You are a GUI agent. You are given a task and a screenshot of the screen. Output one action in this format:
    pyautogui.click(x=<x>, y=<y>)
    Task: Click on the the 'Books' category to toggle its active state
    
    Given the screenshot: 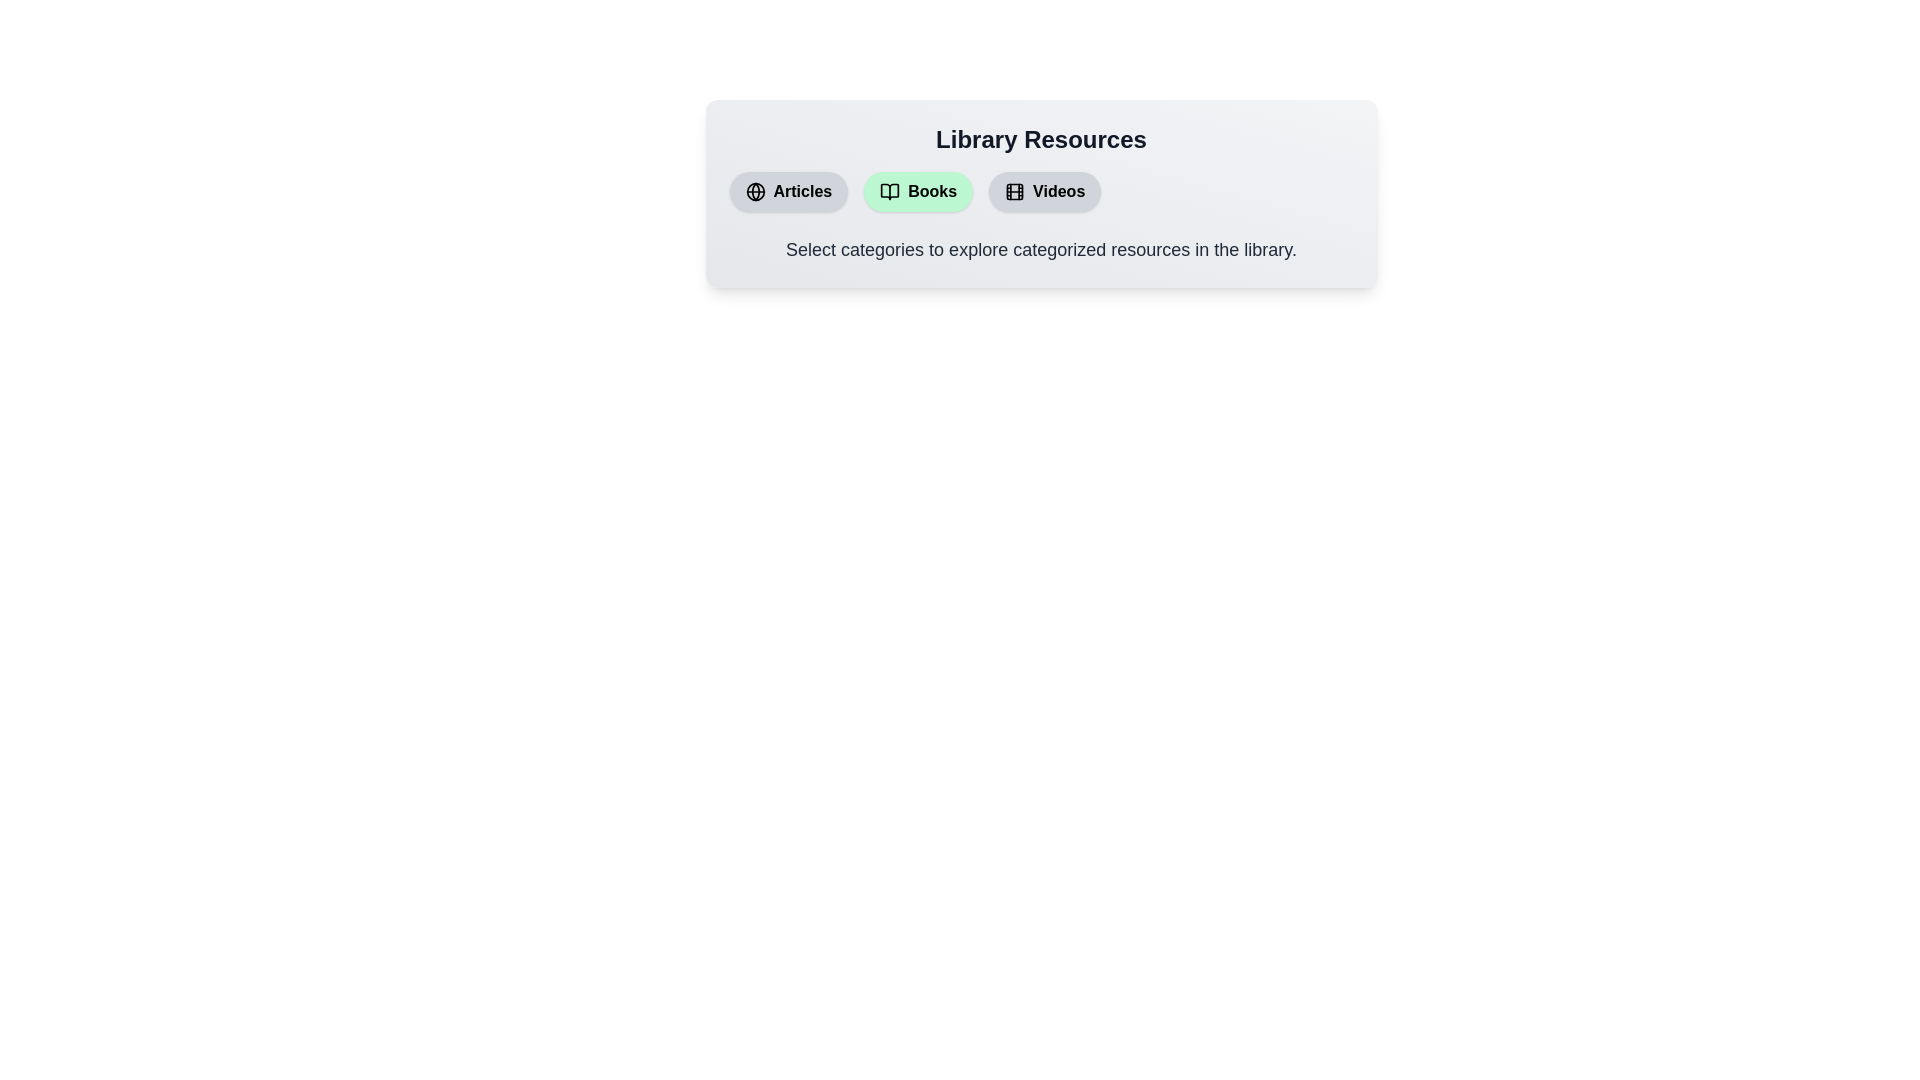 What is the action you would take?
    pyautogui.click(x=917, y=192)
    